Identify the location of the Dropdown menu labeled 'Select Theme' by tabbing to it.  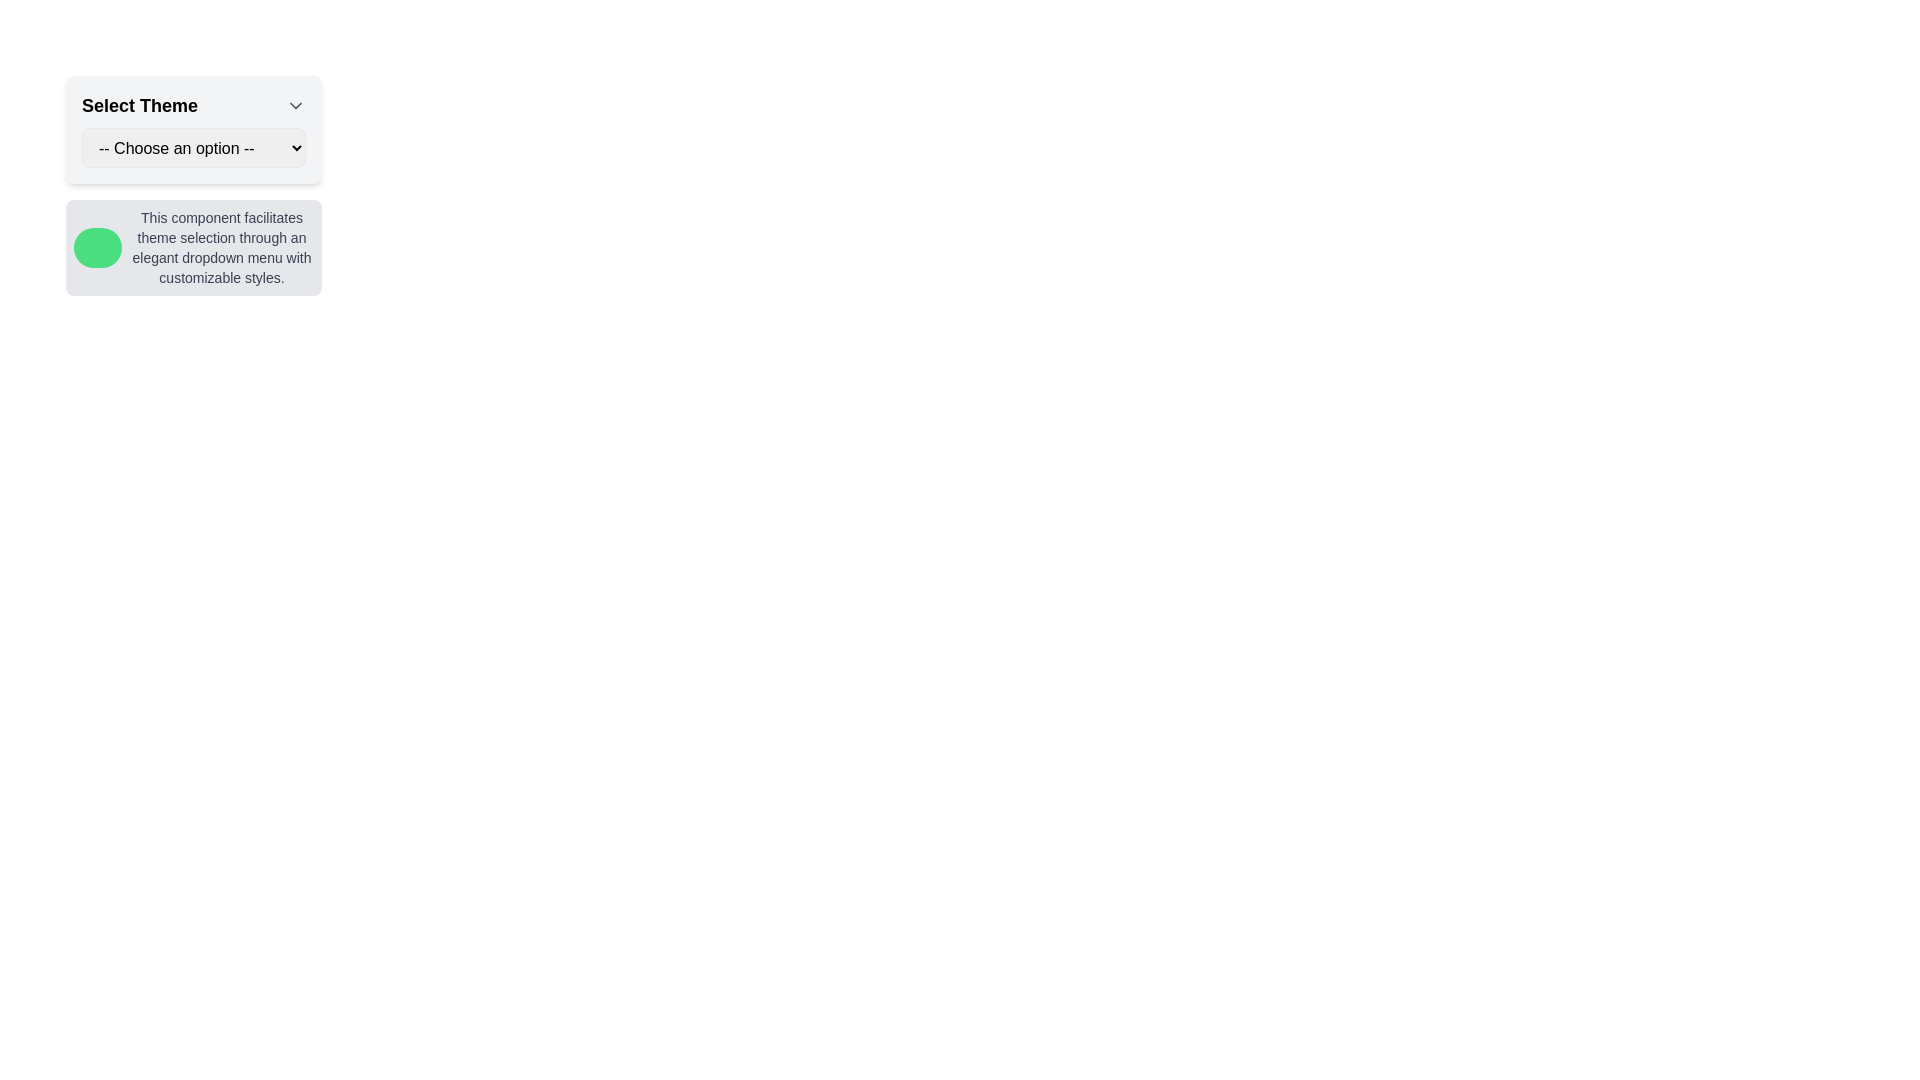
(193, 130).